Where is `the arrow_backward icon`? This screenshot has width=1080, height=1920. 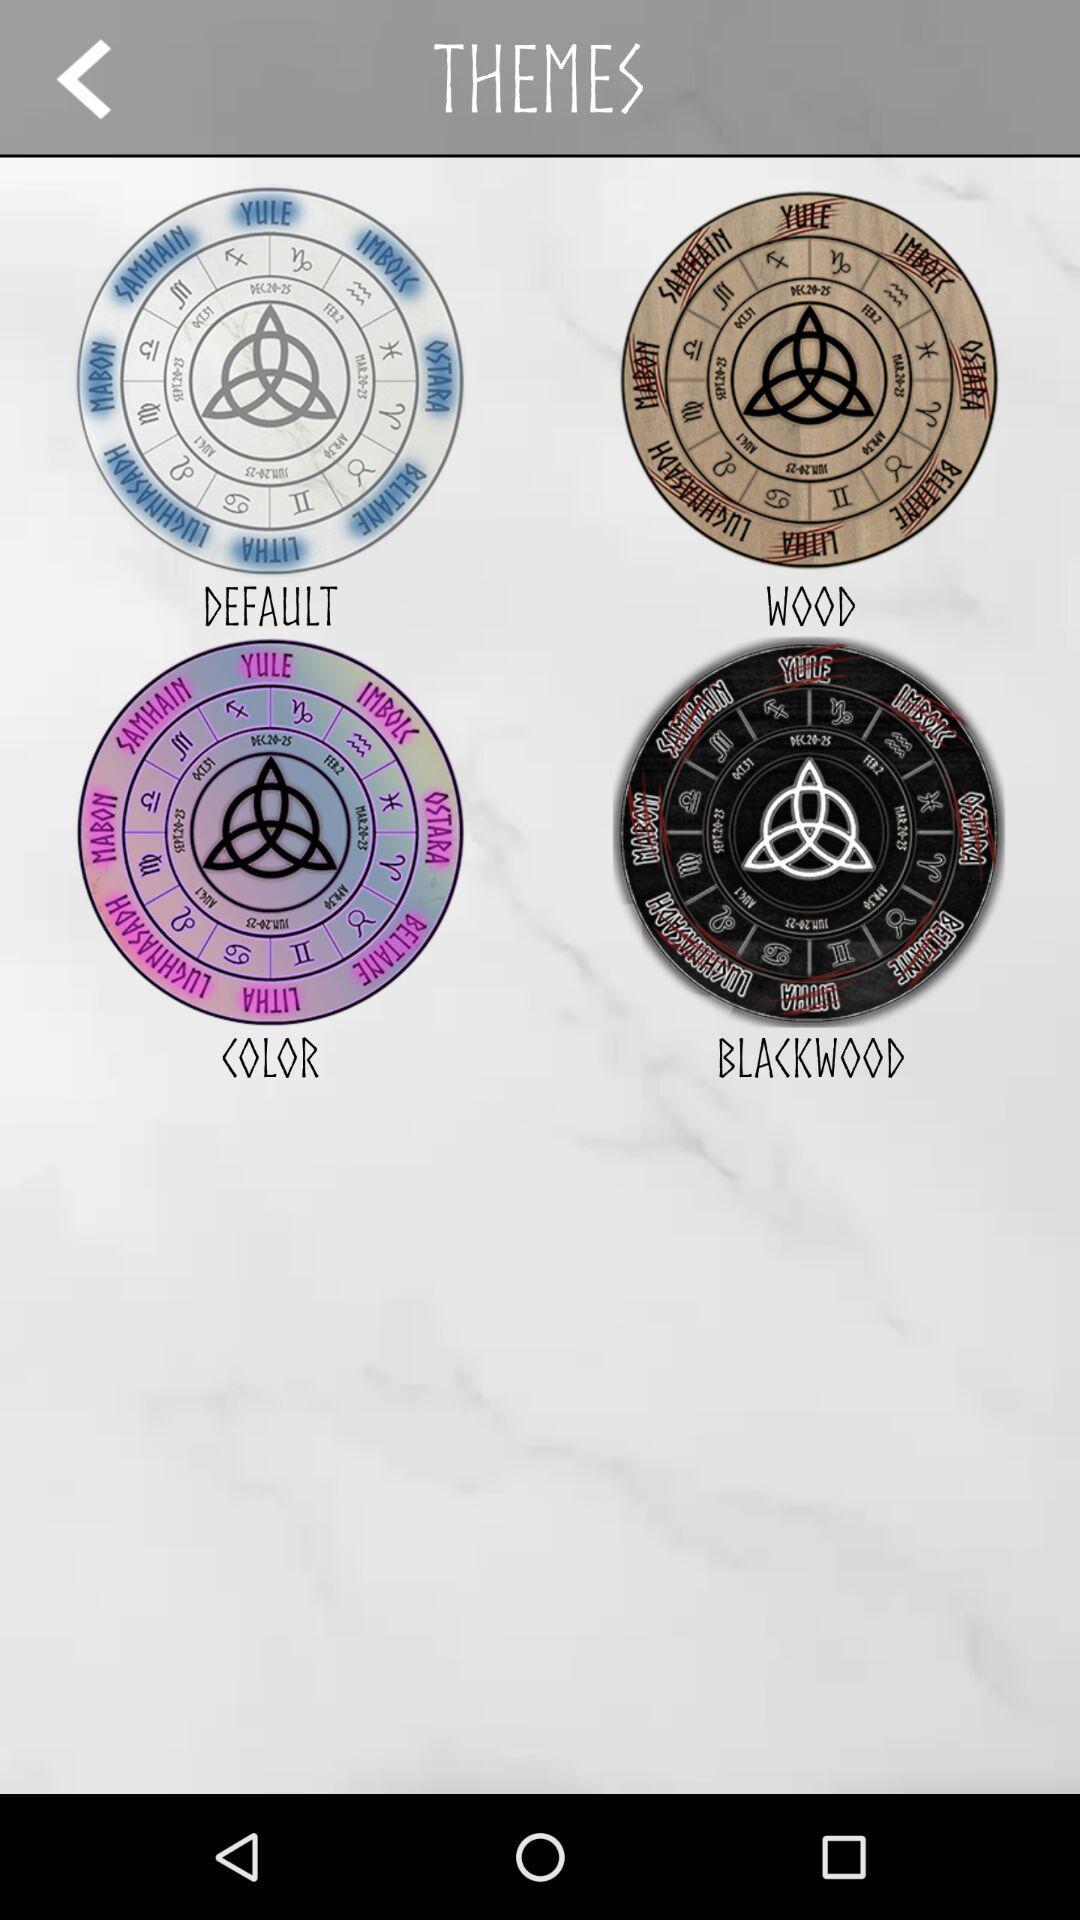
the arrow_backward icon is located at coordinates (102, 83).